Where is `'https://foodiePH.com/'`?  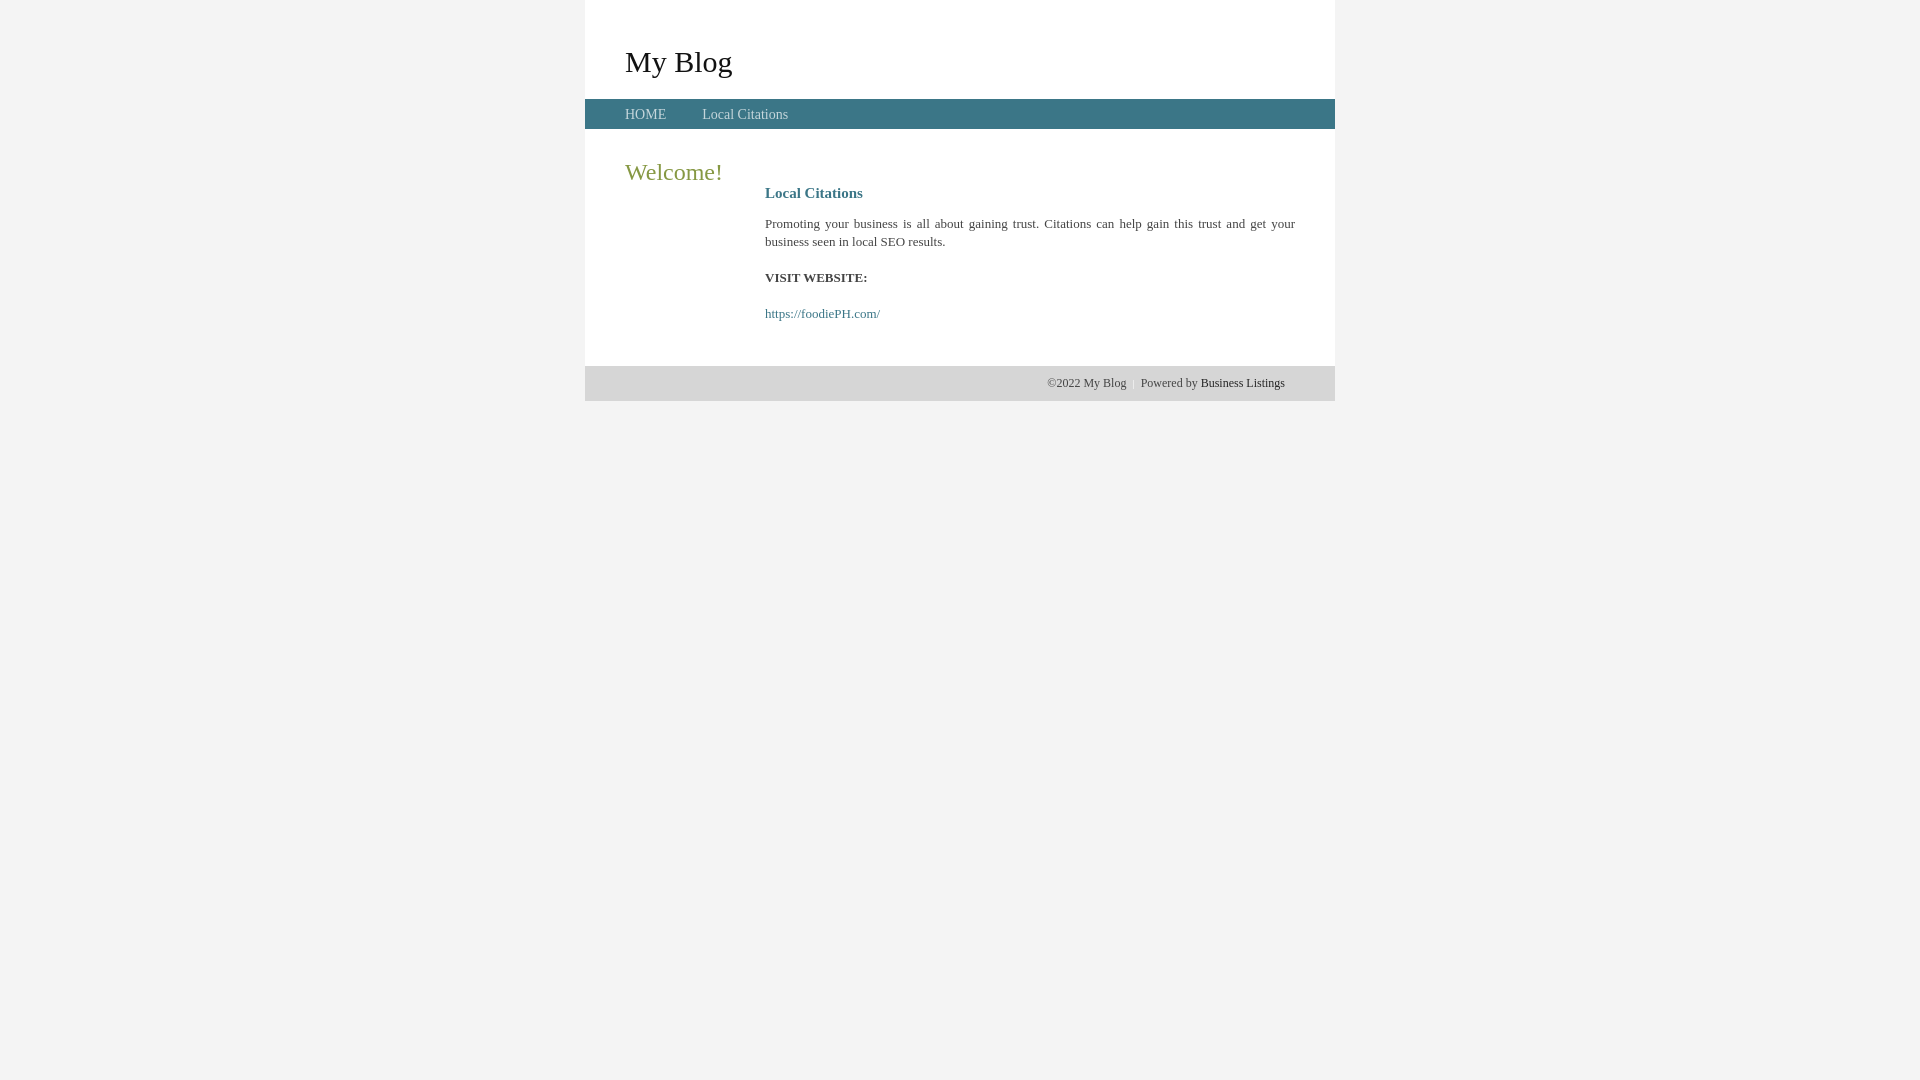
'https://foodiePH.com/' is located at coordinates (822, 313).